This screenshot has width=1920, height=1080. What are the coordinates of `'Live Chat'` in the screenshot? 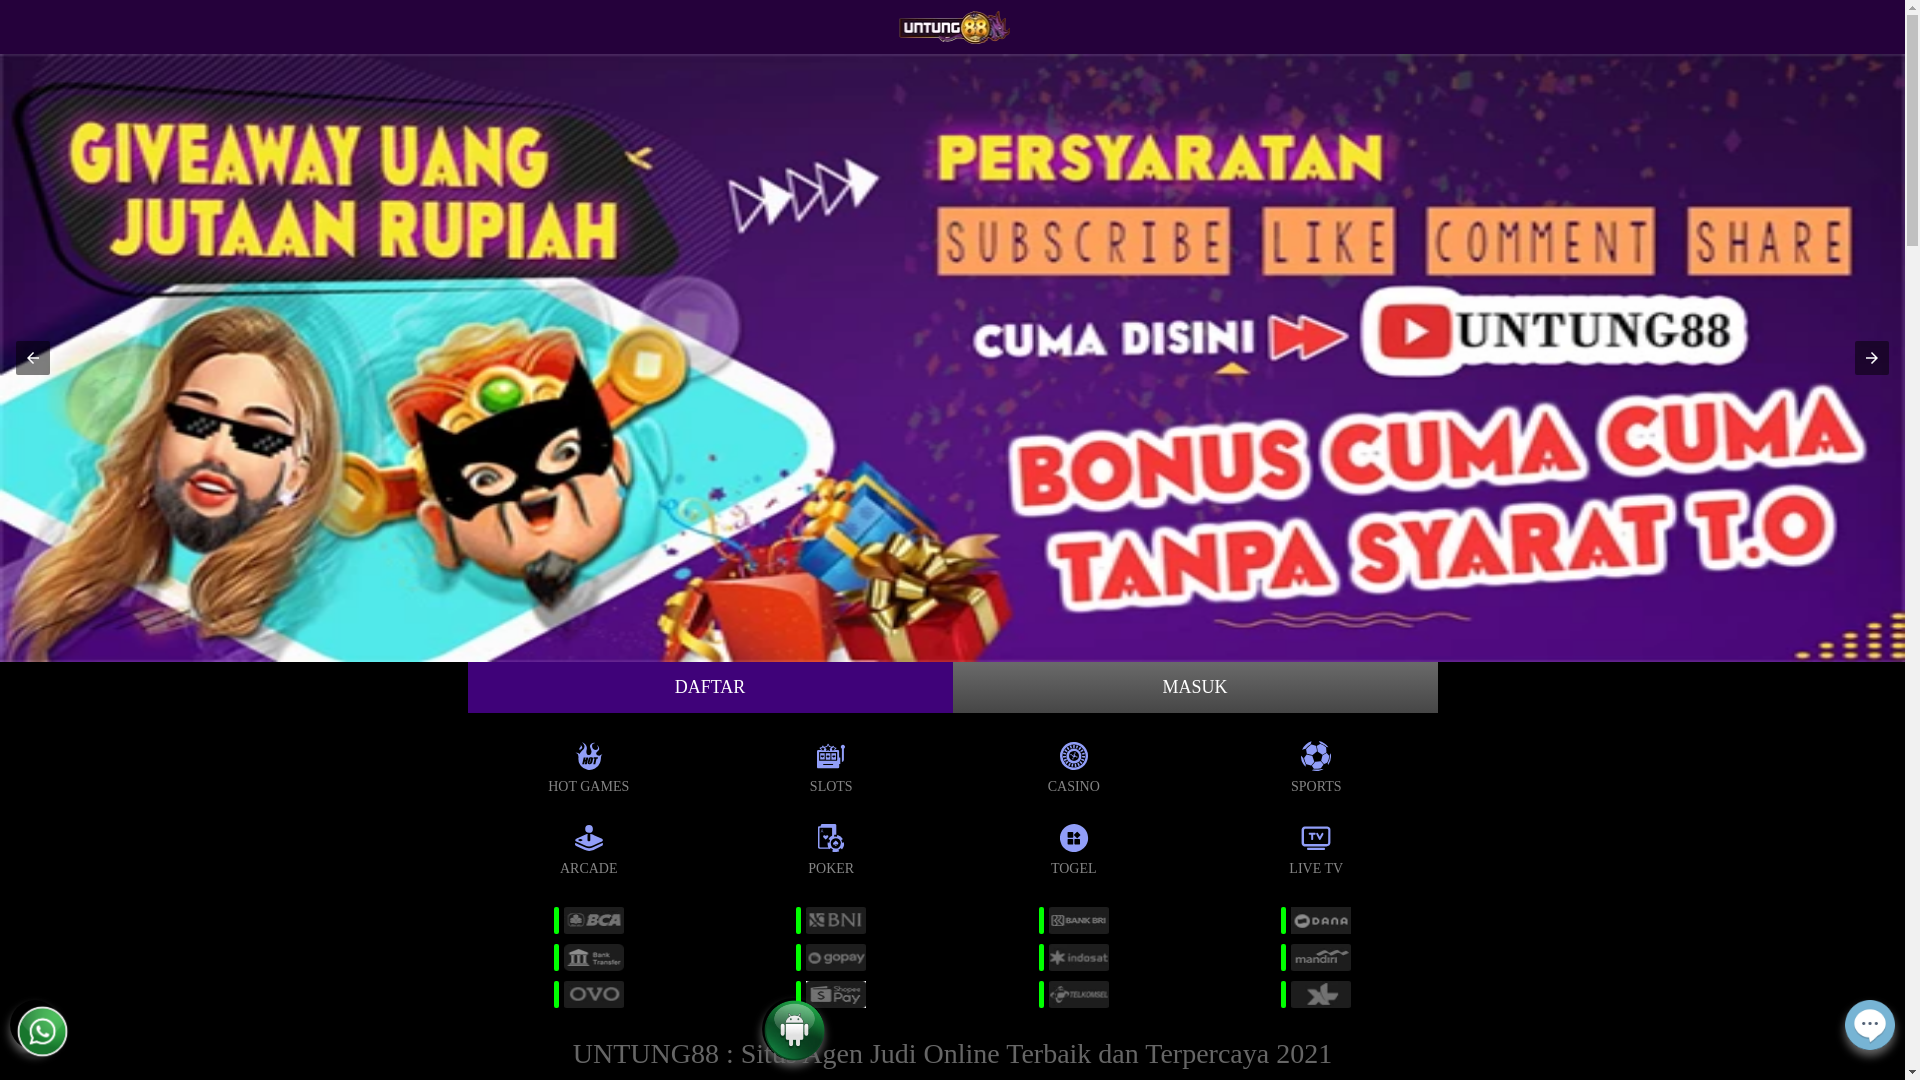 It's located at (1869, 1036).